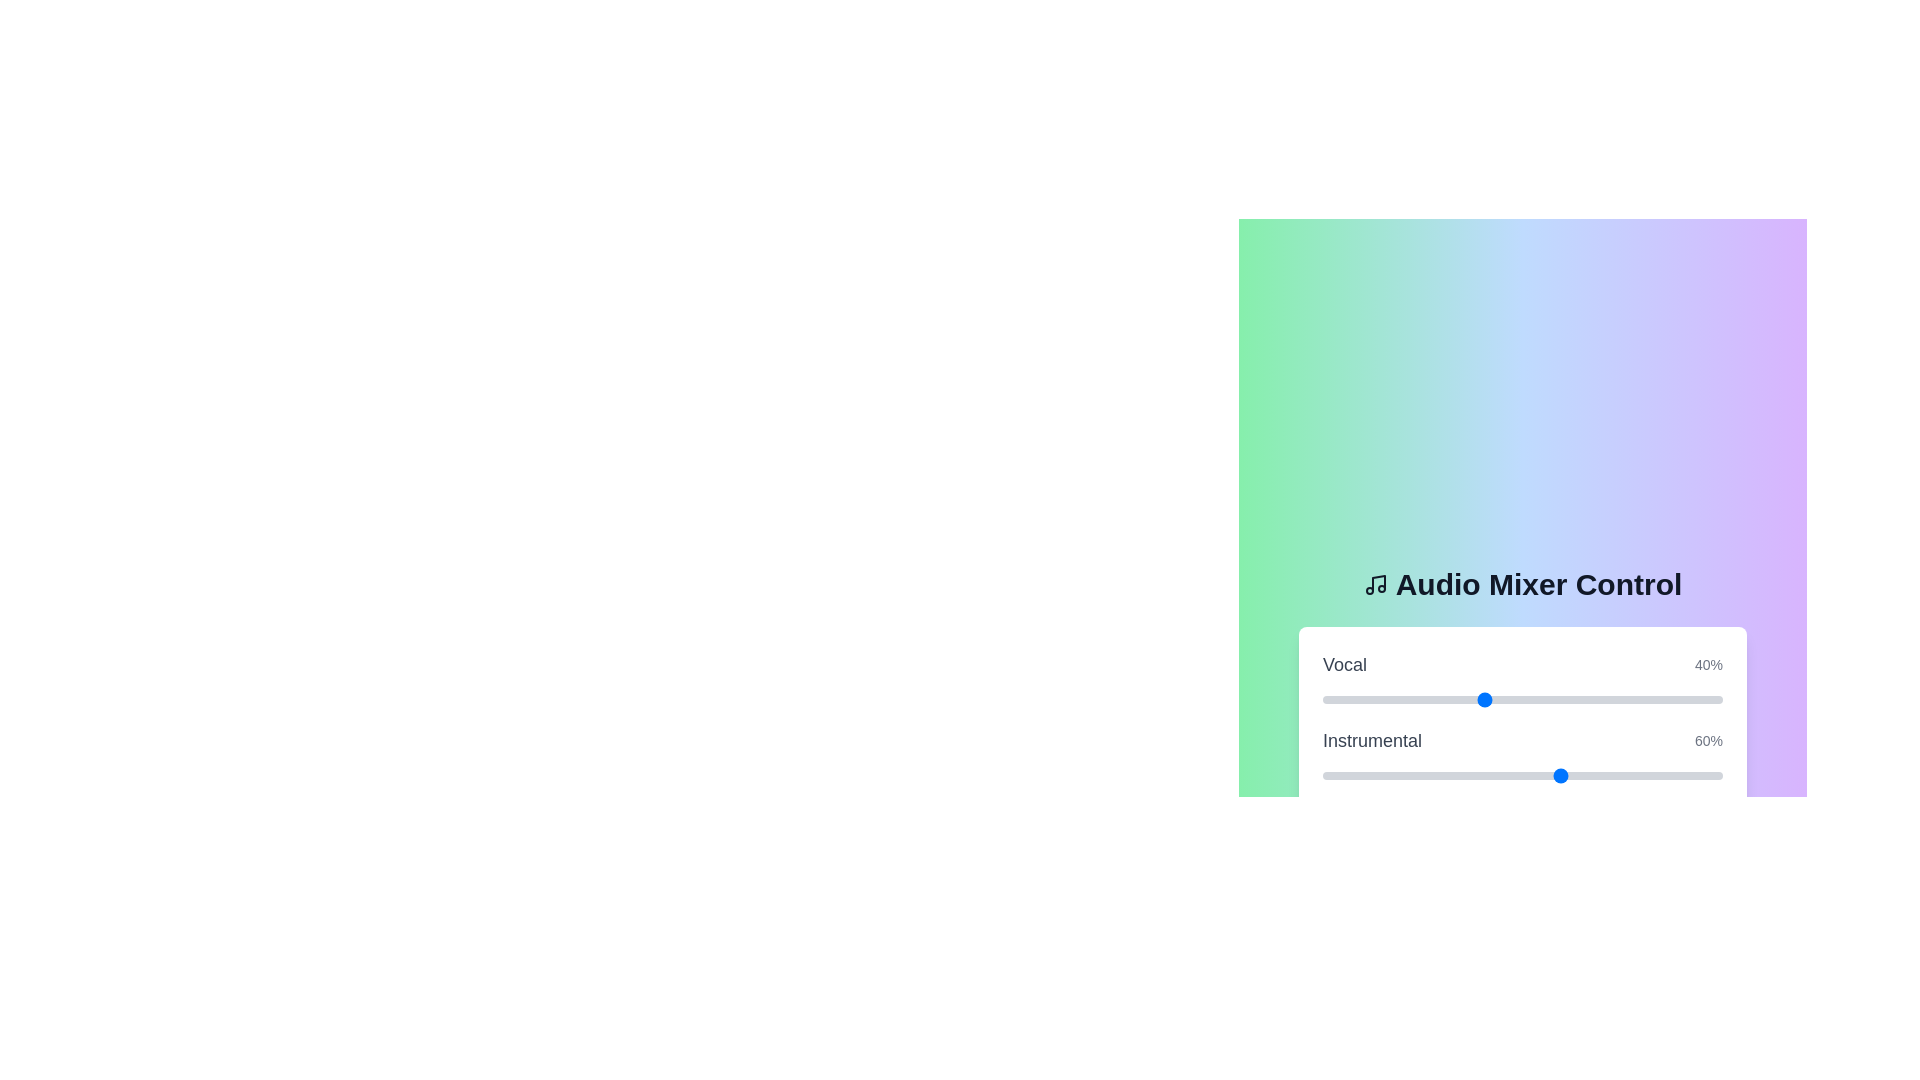 This screenshot has height=1080, width=1920. Describe the element at coordinates (1343, 698) in the screenshot. I see `the vocal slider to 5%` at that location.